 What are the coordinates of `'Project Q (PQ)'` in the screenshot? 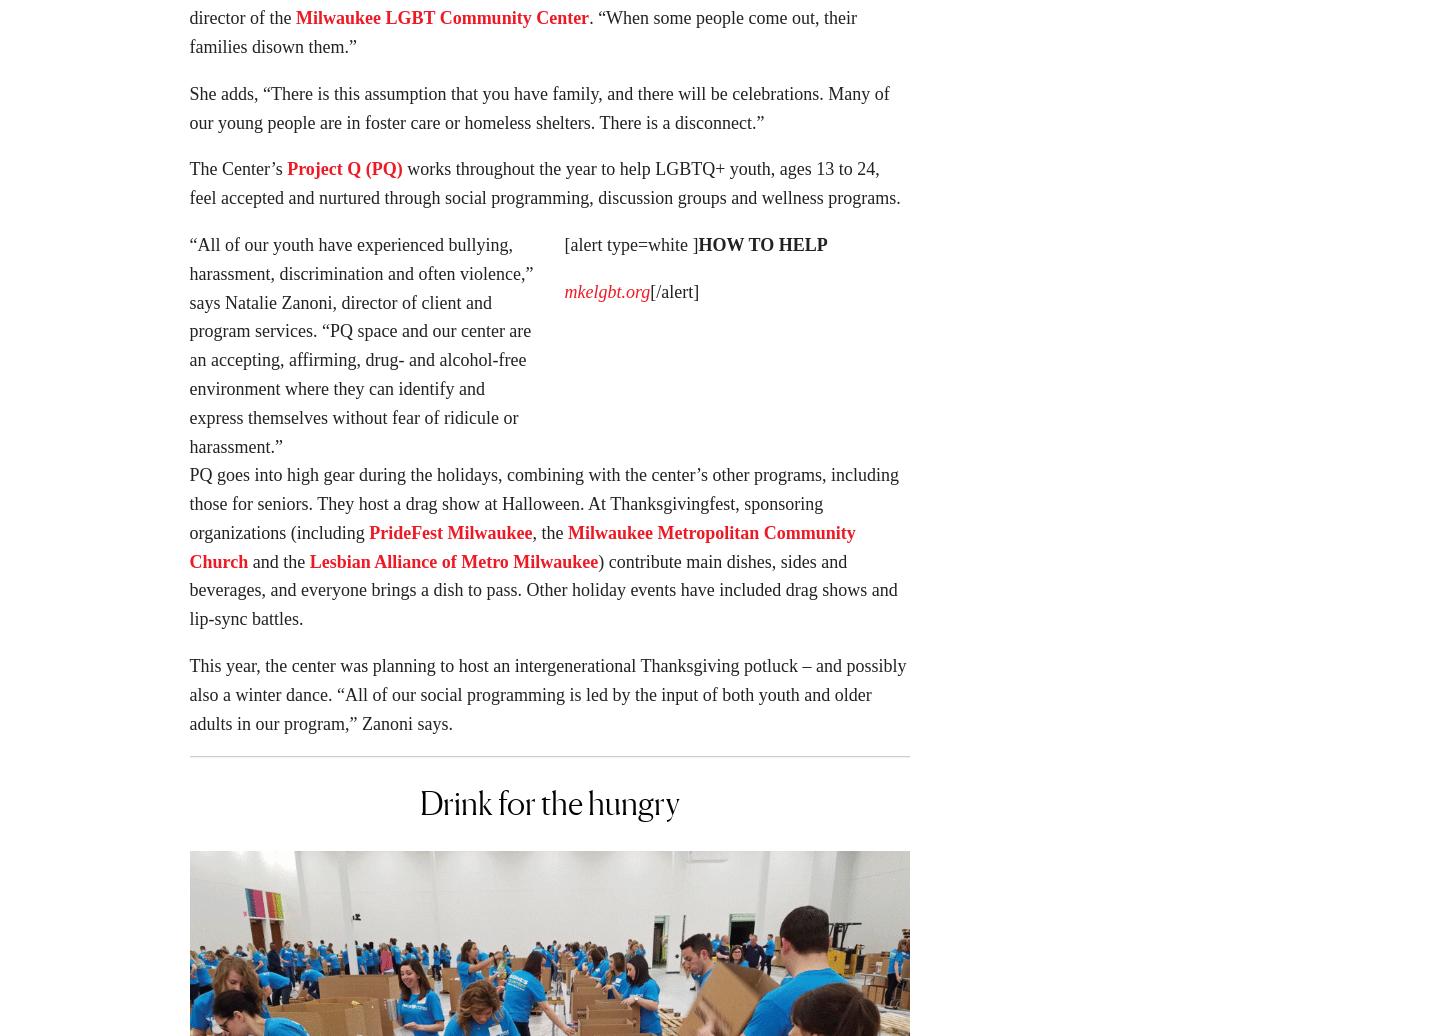 It's located at (344, 174).